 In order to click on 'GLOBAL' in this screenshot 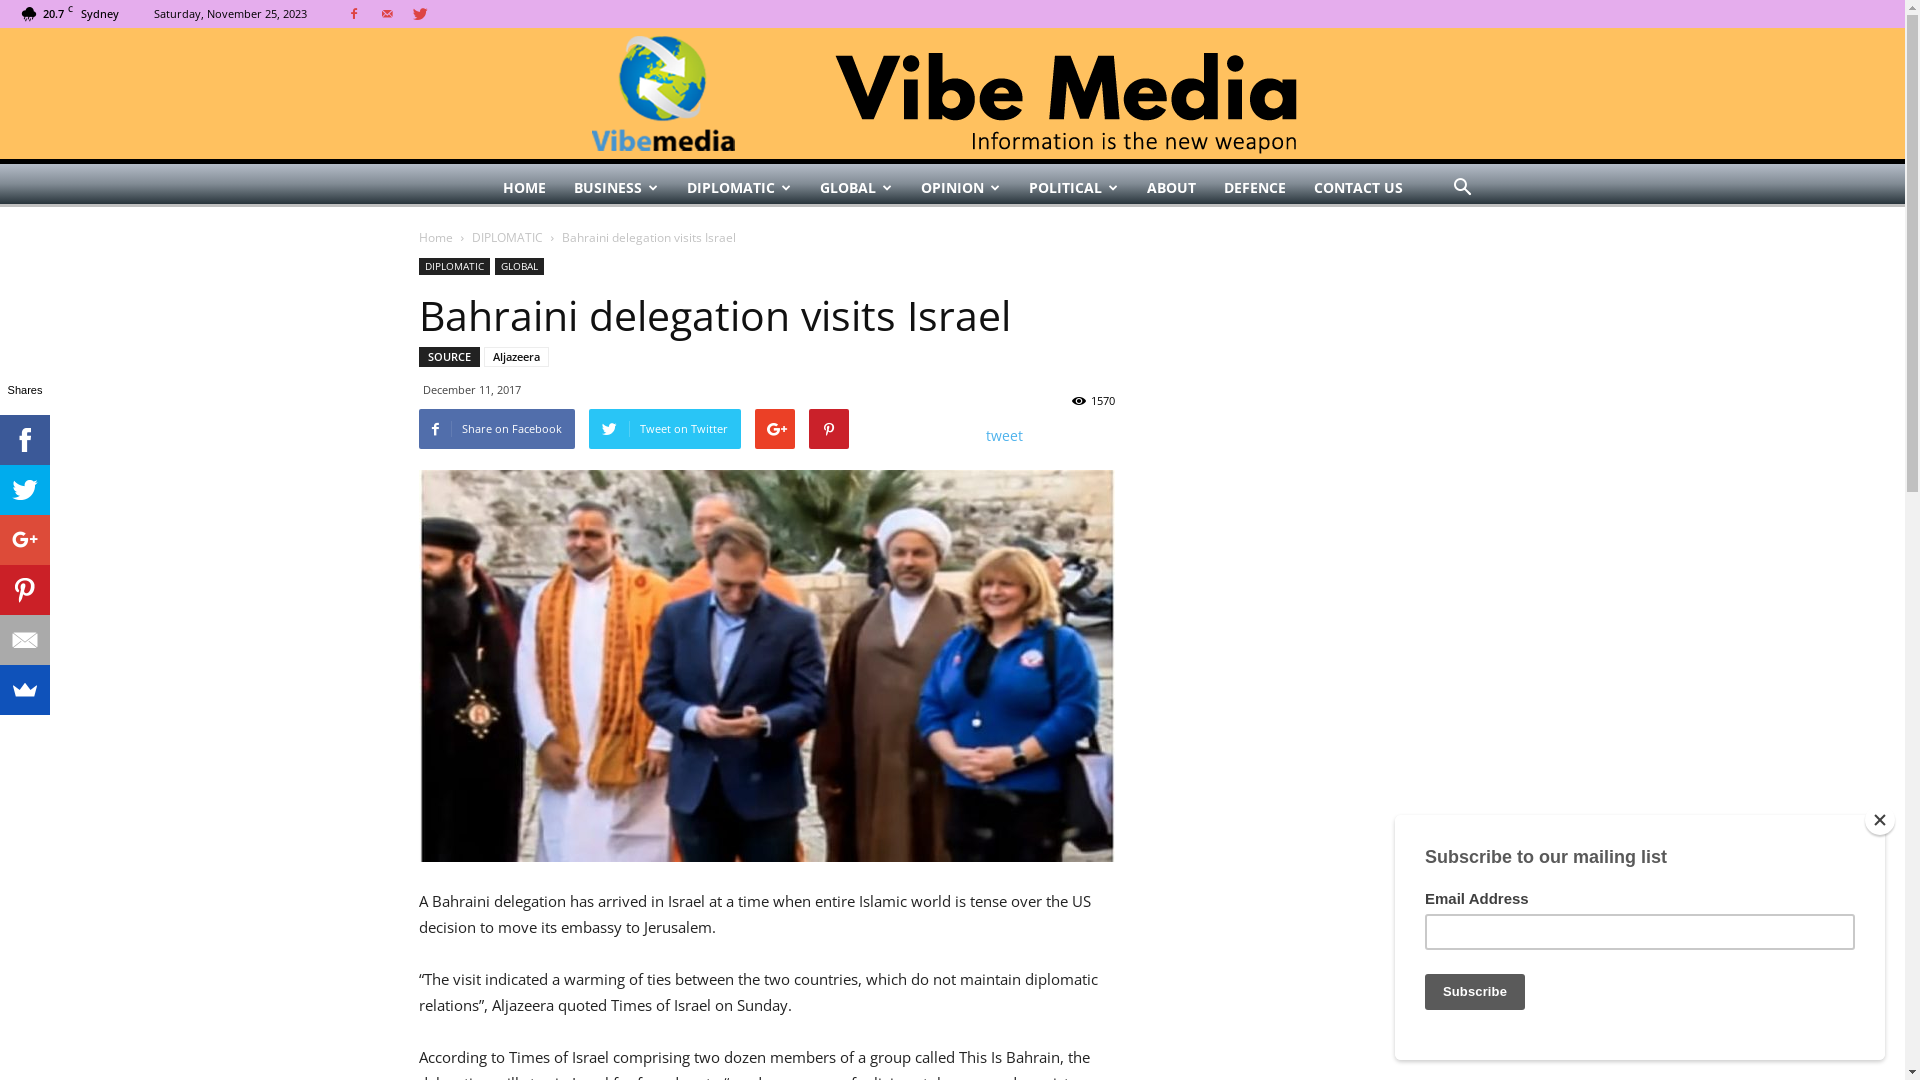, I will do `click(806, 188)`.